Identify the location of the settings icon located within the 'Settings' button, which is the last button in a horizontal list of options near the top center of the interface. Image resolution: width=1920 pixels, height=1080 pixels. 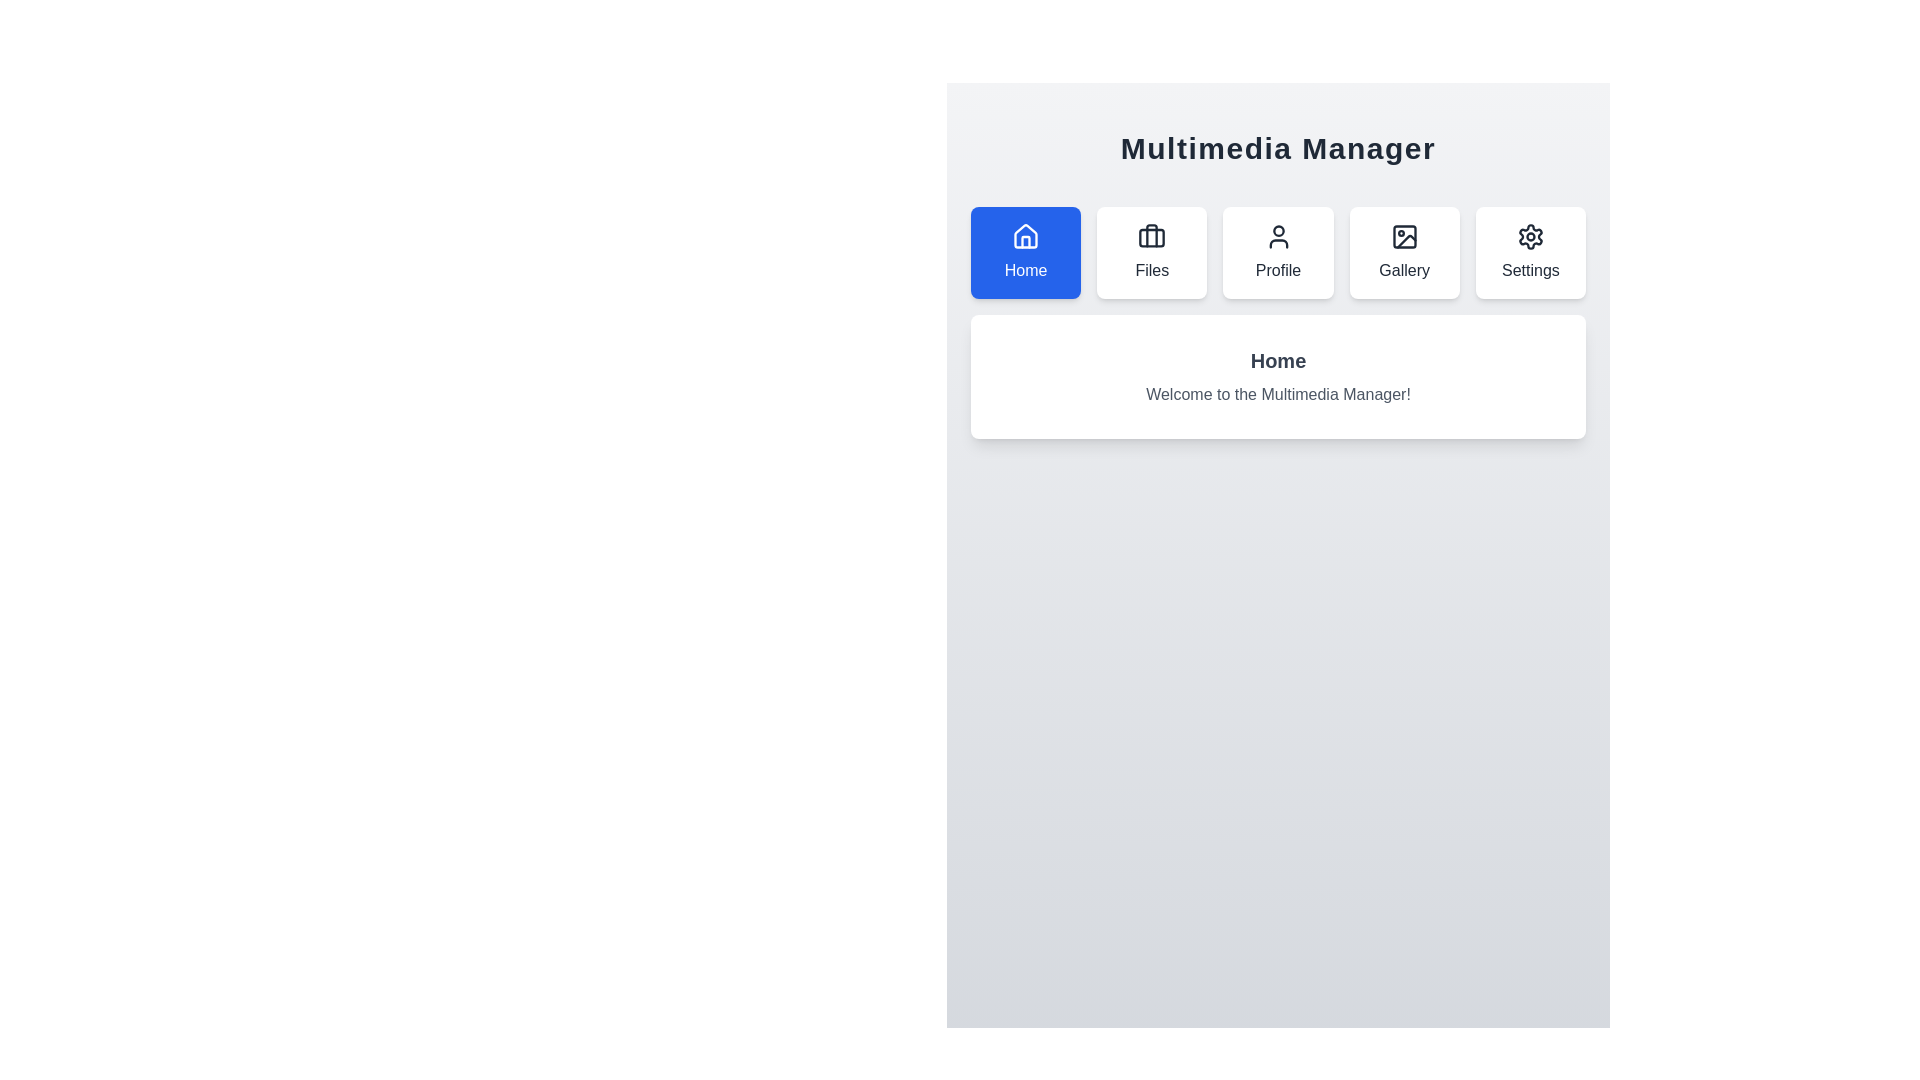
(1529, 235).